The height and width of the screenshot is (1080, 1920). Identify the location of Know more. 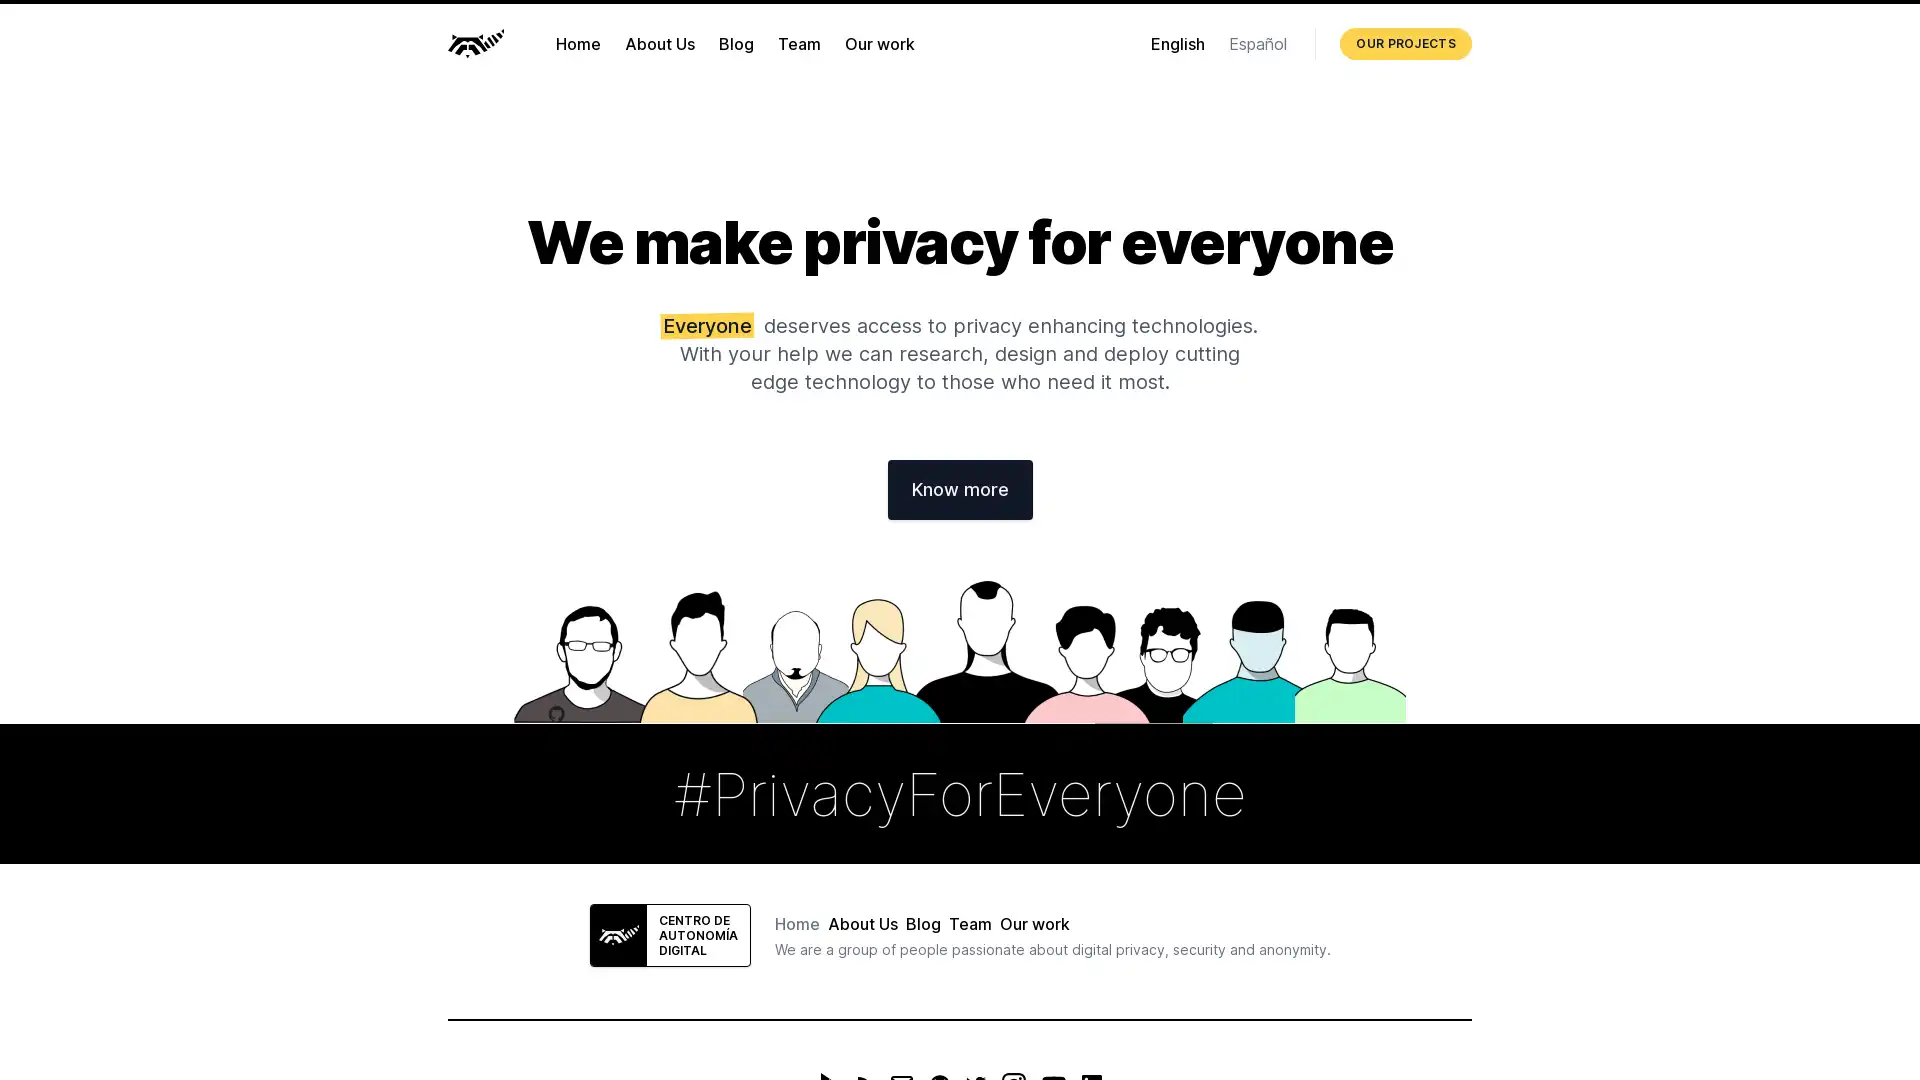
(958, 489).